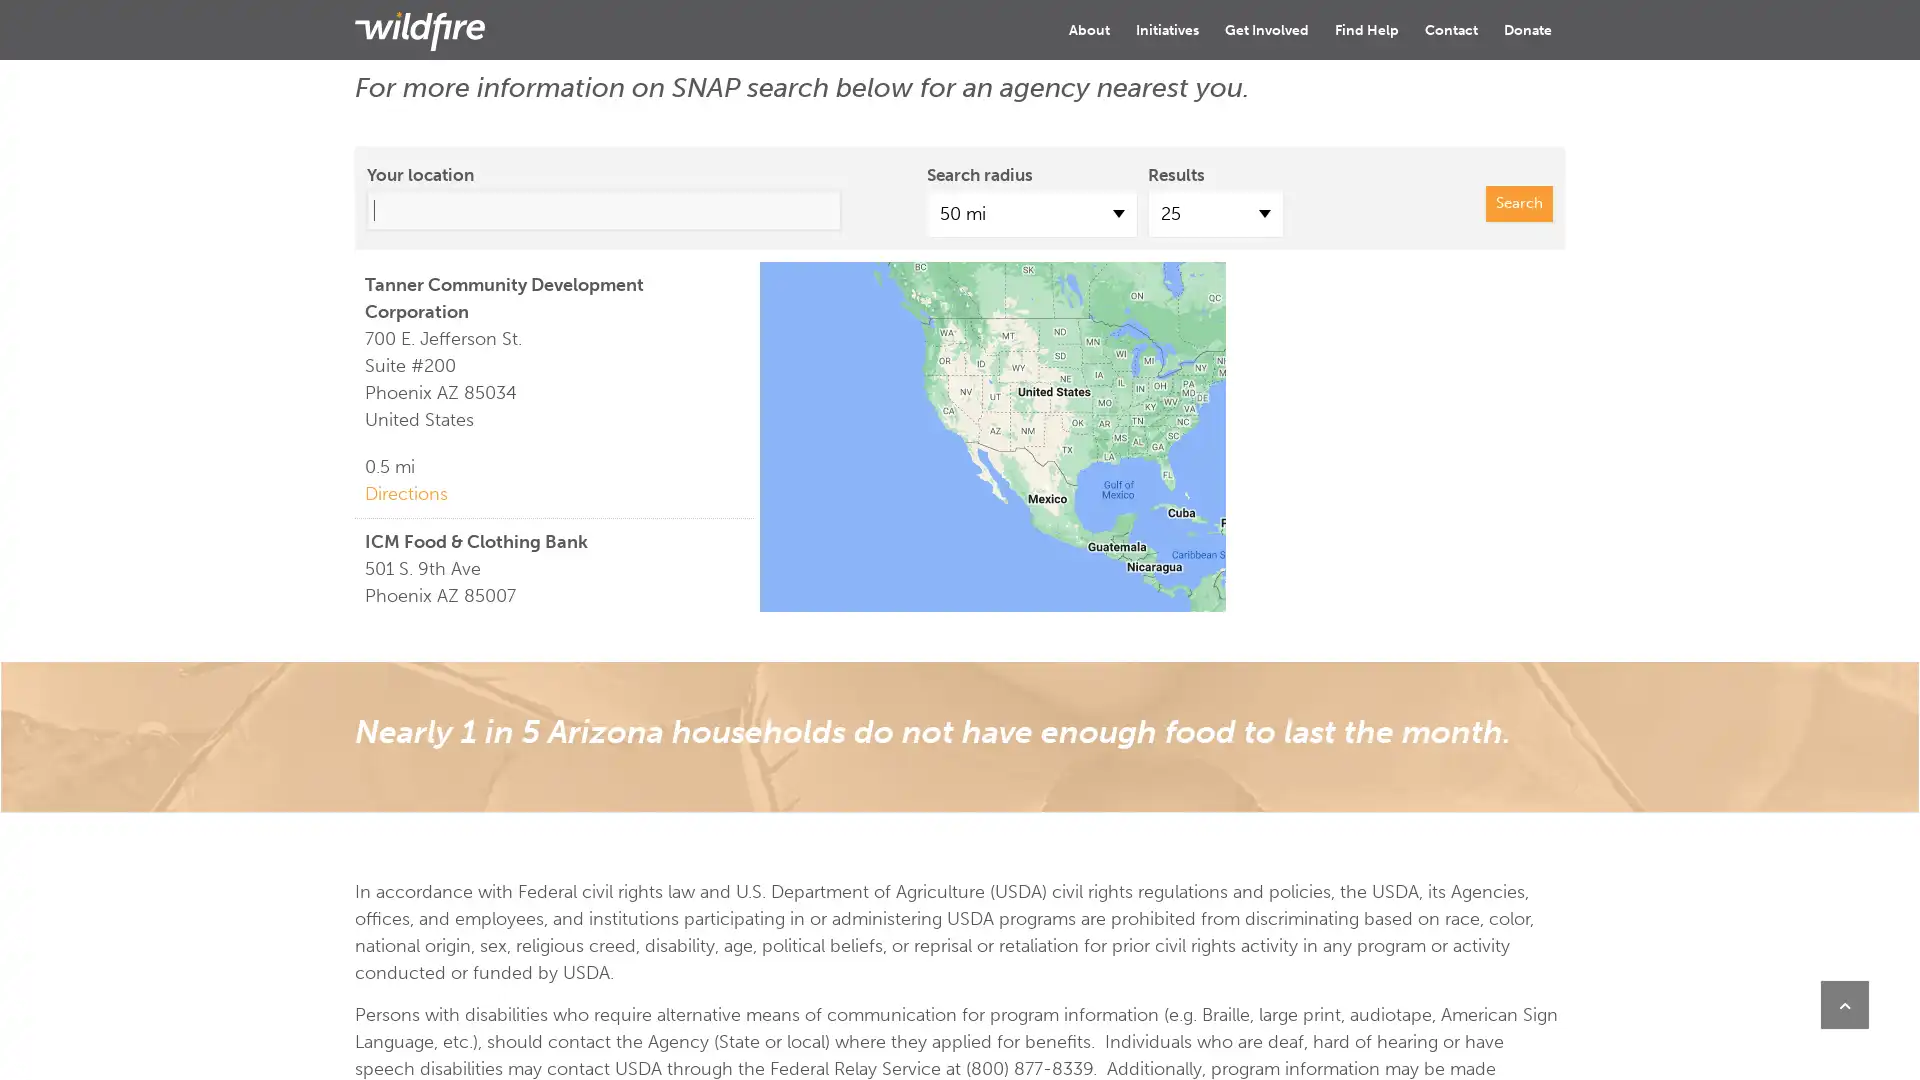 This screenshot has height=1080, width=1920. Describe the element at coordinates (1534, 290) in the screenshot. I see `Toggle fullscreen view` at that location.